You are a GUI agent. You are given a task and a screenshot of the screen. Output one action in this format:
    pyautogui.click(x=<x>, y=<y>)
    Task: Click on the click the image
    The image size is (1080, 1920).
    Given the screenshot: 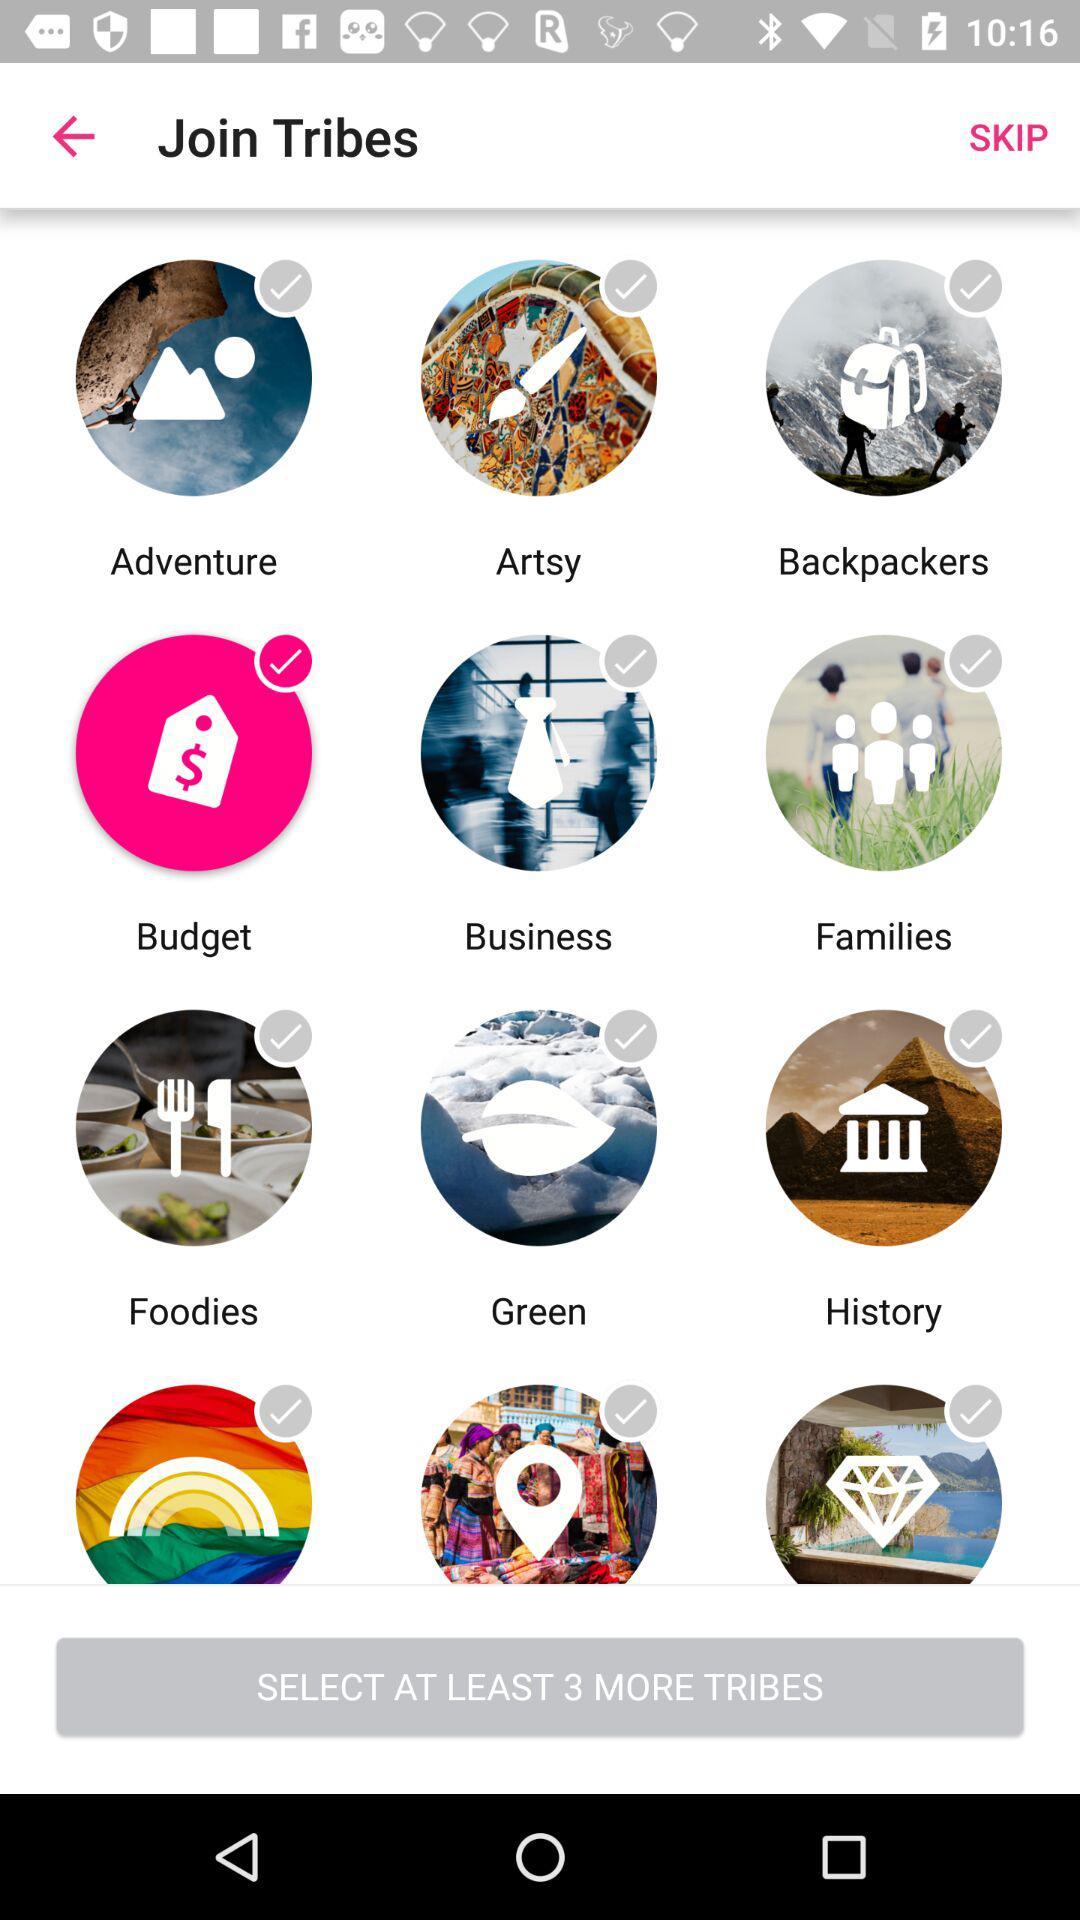 What is the action you would take?
    pyautogui.click(x=882, y=1122)
    